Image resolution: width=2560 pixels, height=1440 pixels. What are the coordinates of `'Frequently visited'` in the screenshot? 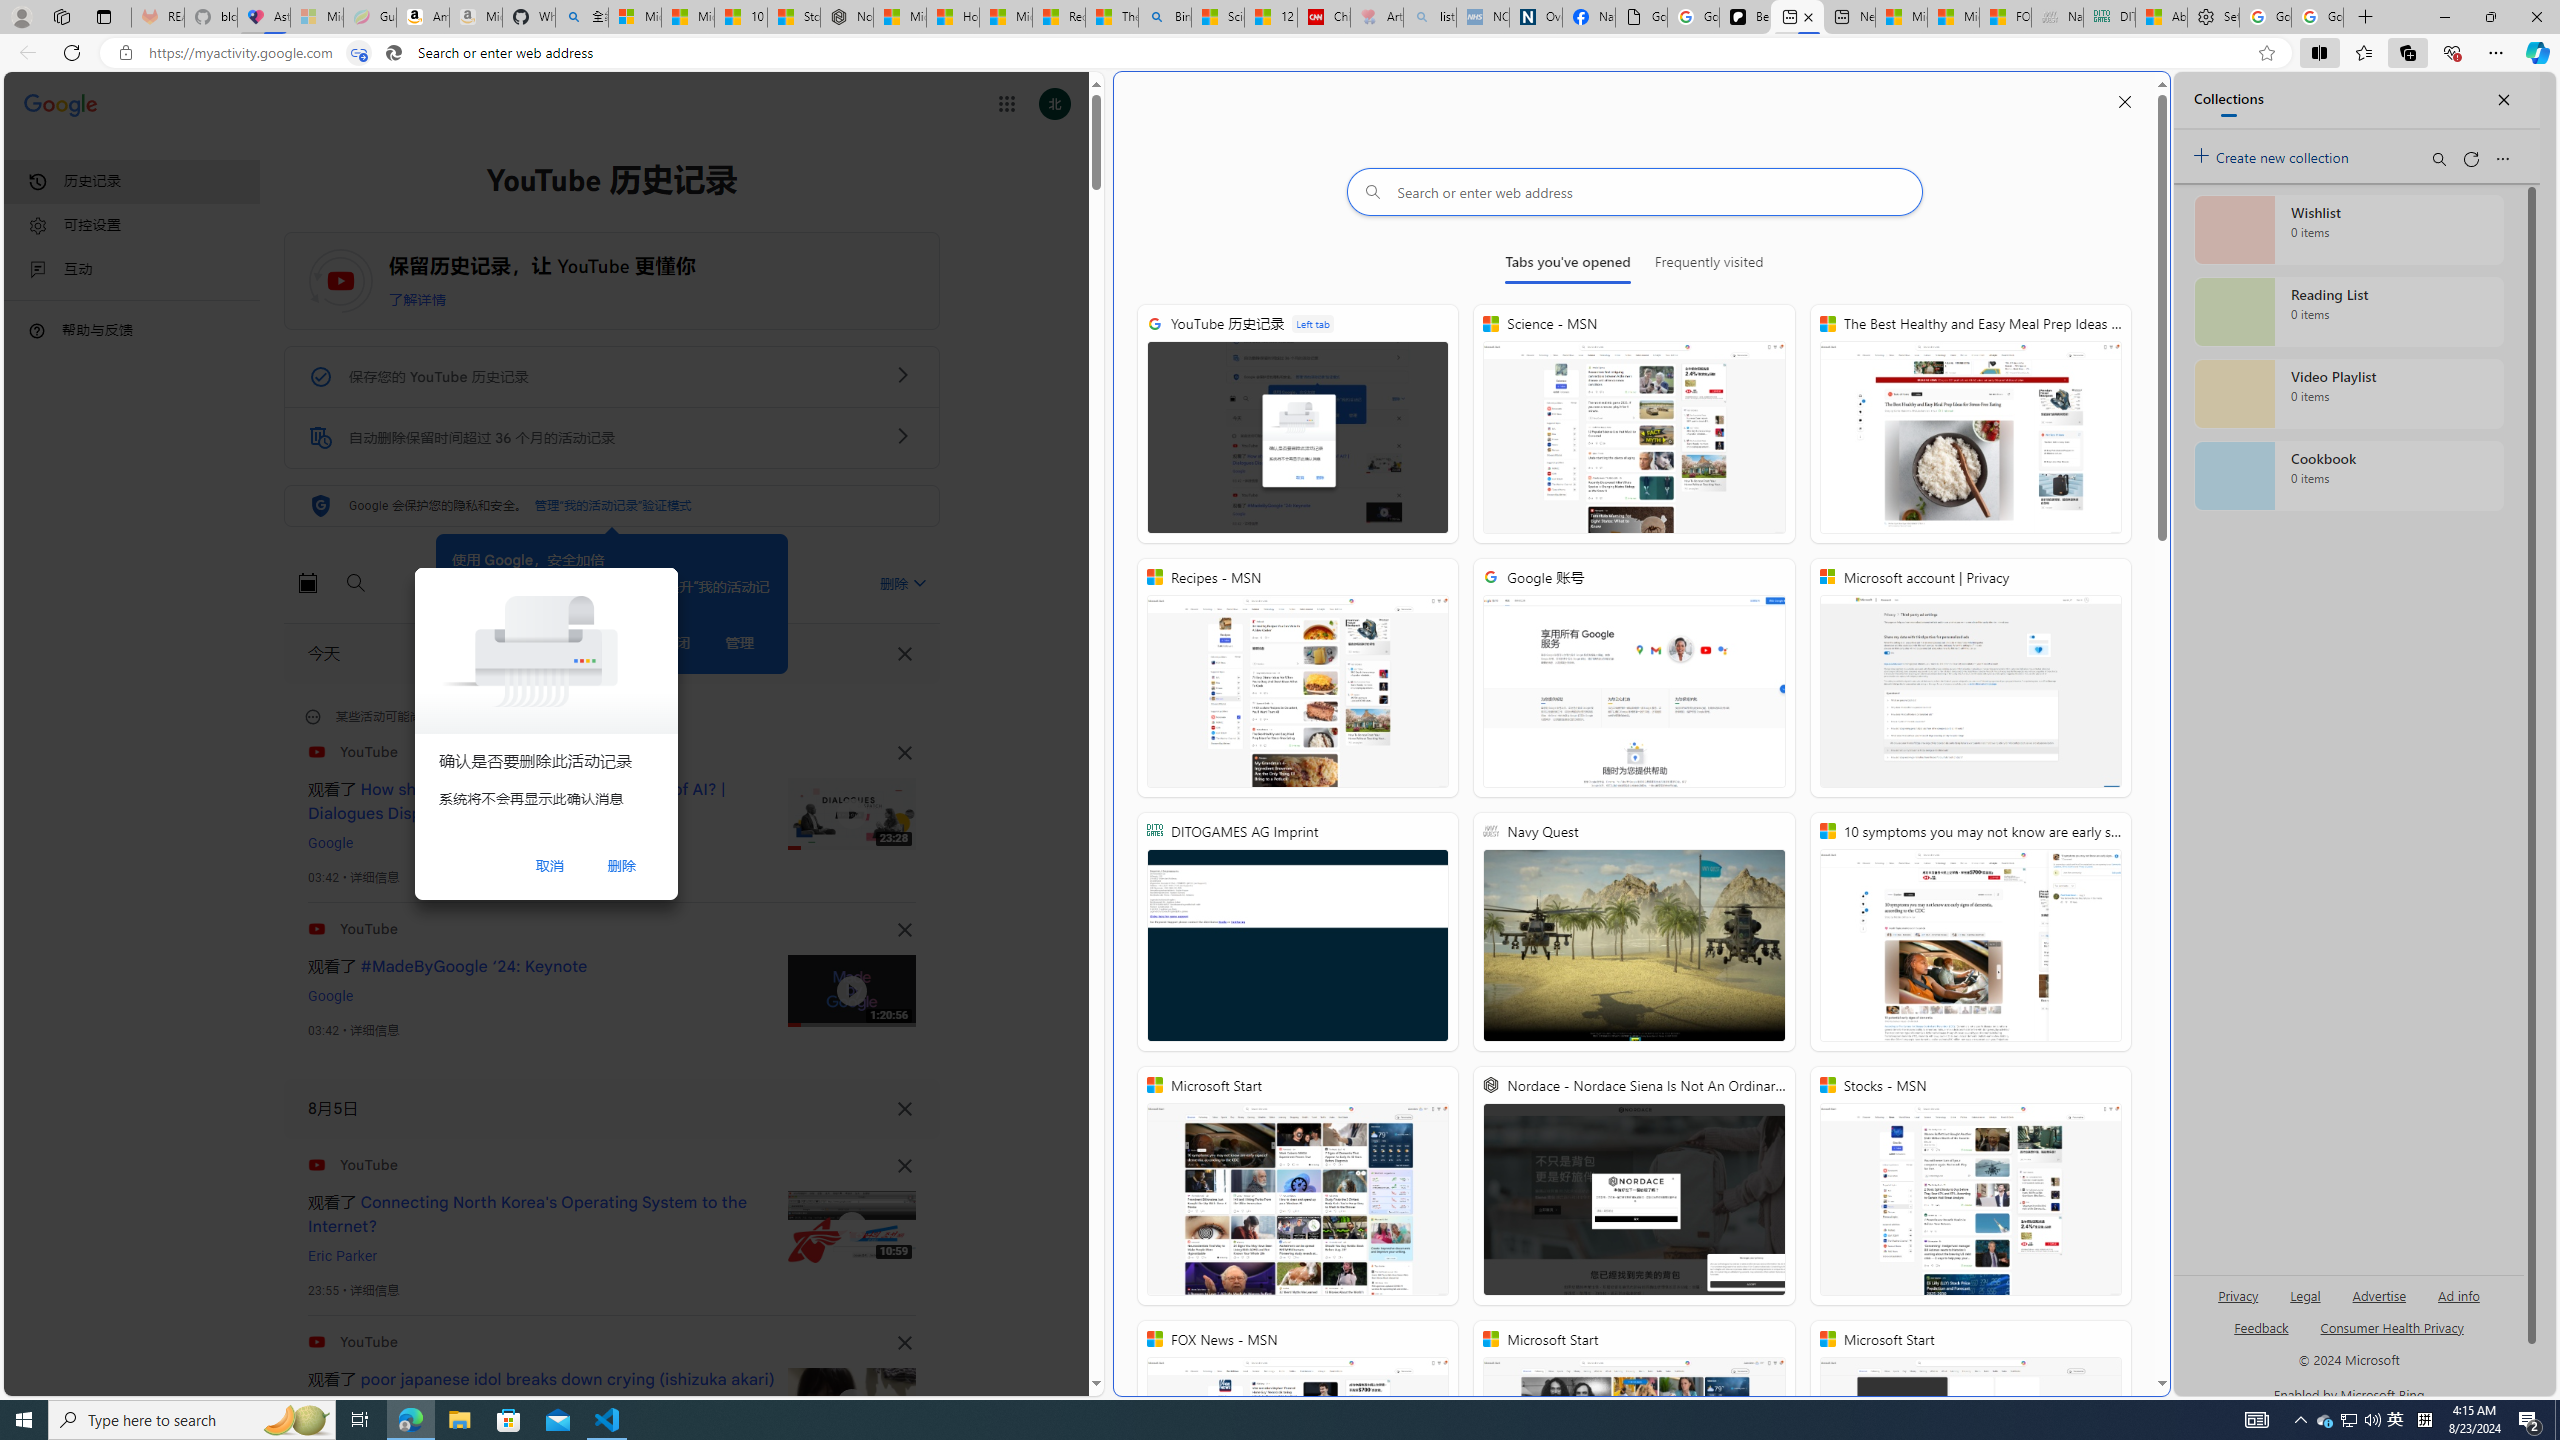 It's located at (1708, 265).